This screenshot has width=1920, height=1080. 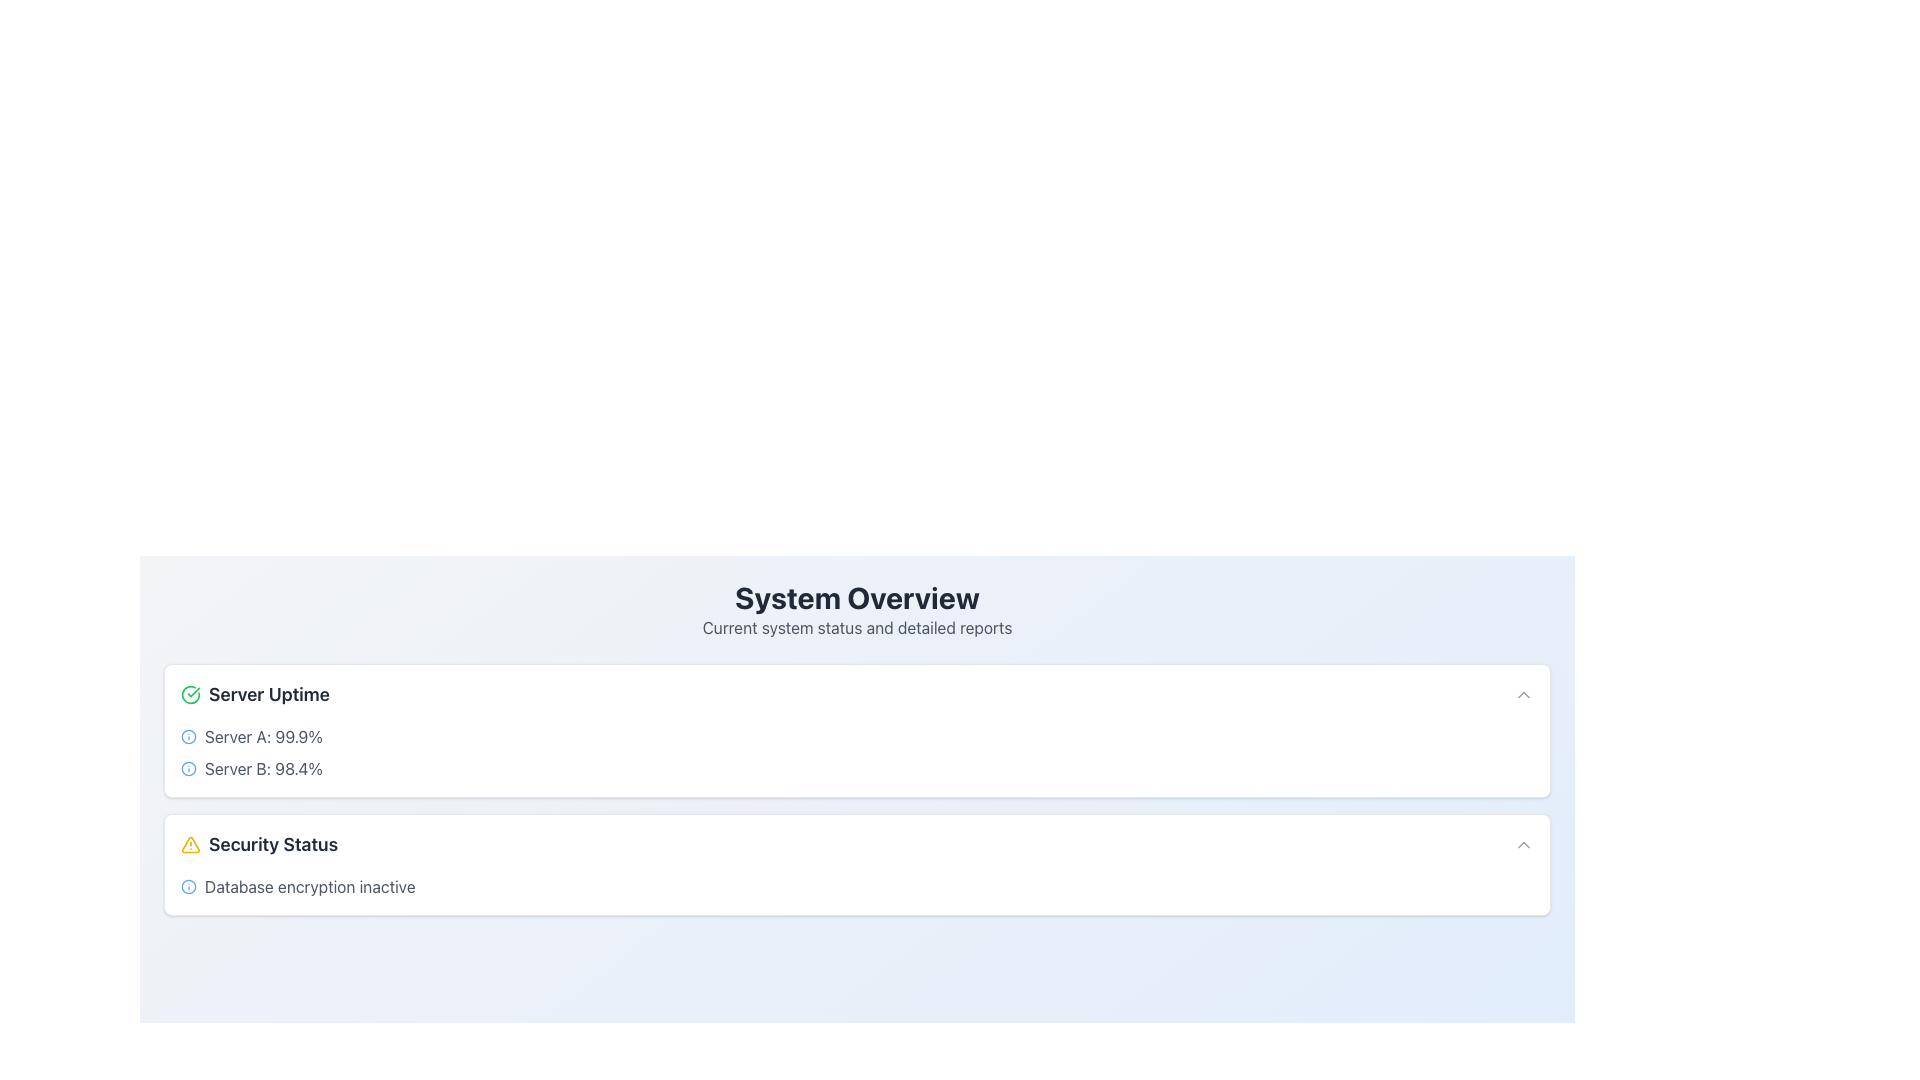 I want to click on the security status indicator icon located to the left of the text 'Security Status' within the security information panel on the lower part of the dashboard, so click(x=191, y=844).